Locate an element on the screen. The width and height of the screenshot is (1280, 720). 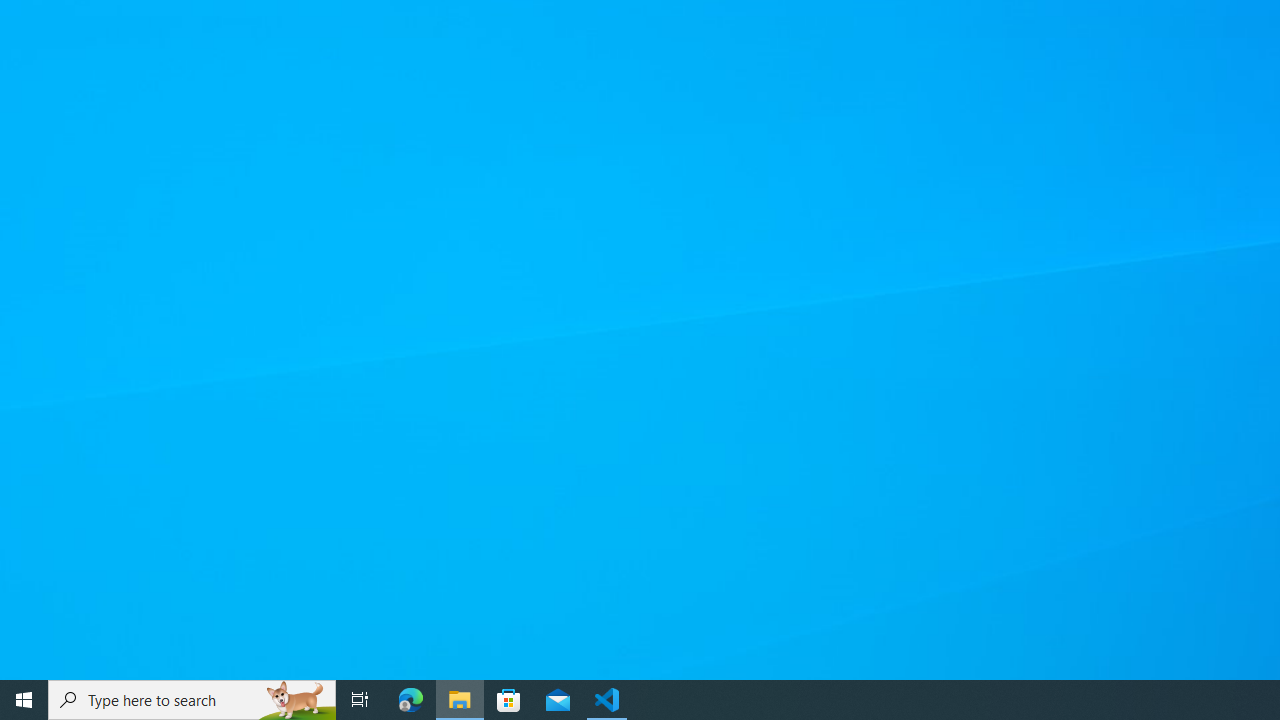
'Visual Studio Code - 1 running window' is located at coordinates (606, 698).